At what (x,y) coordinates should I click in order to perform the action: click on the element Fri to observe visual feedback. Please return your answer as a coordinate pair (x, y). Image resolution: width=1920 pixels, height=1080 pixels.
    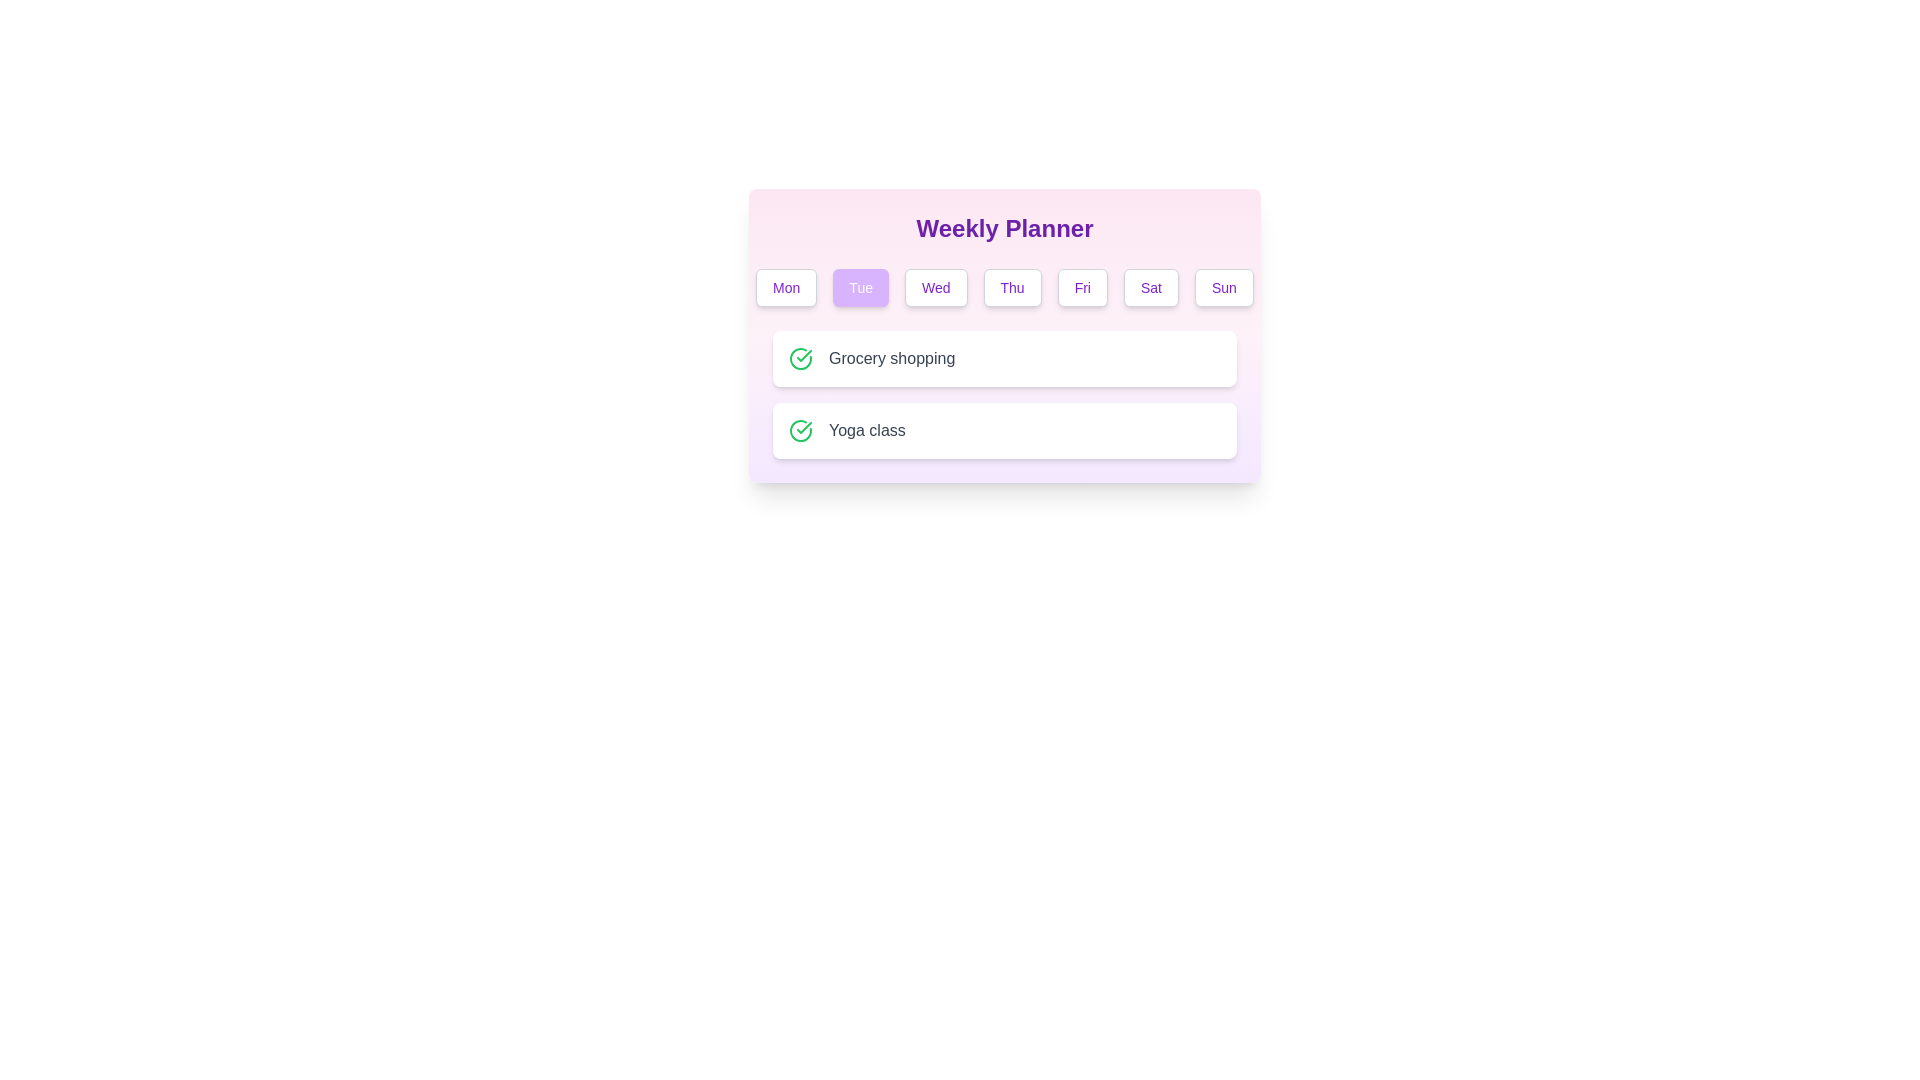
    Looking at the image, I should click on (1080, 288).